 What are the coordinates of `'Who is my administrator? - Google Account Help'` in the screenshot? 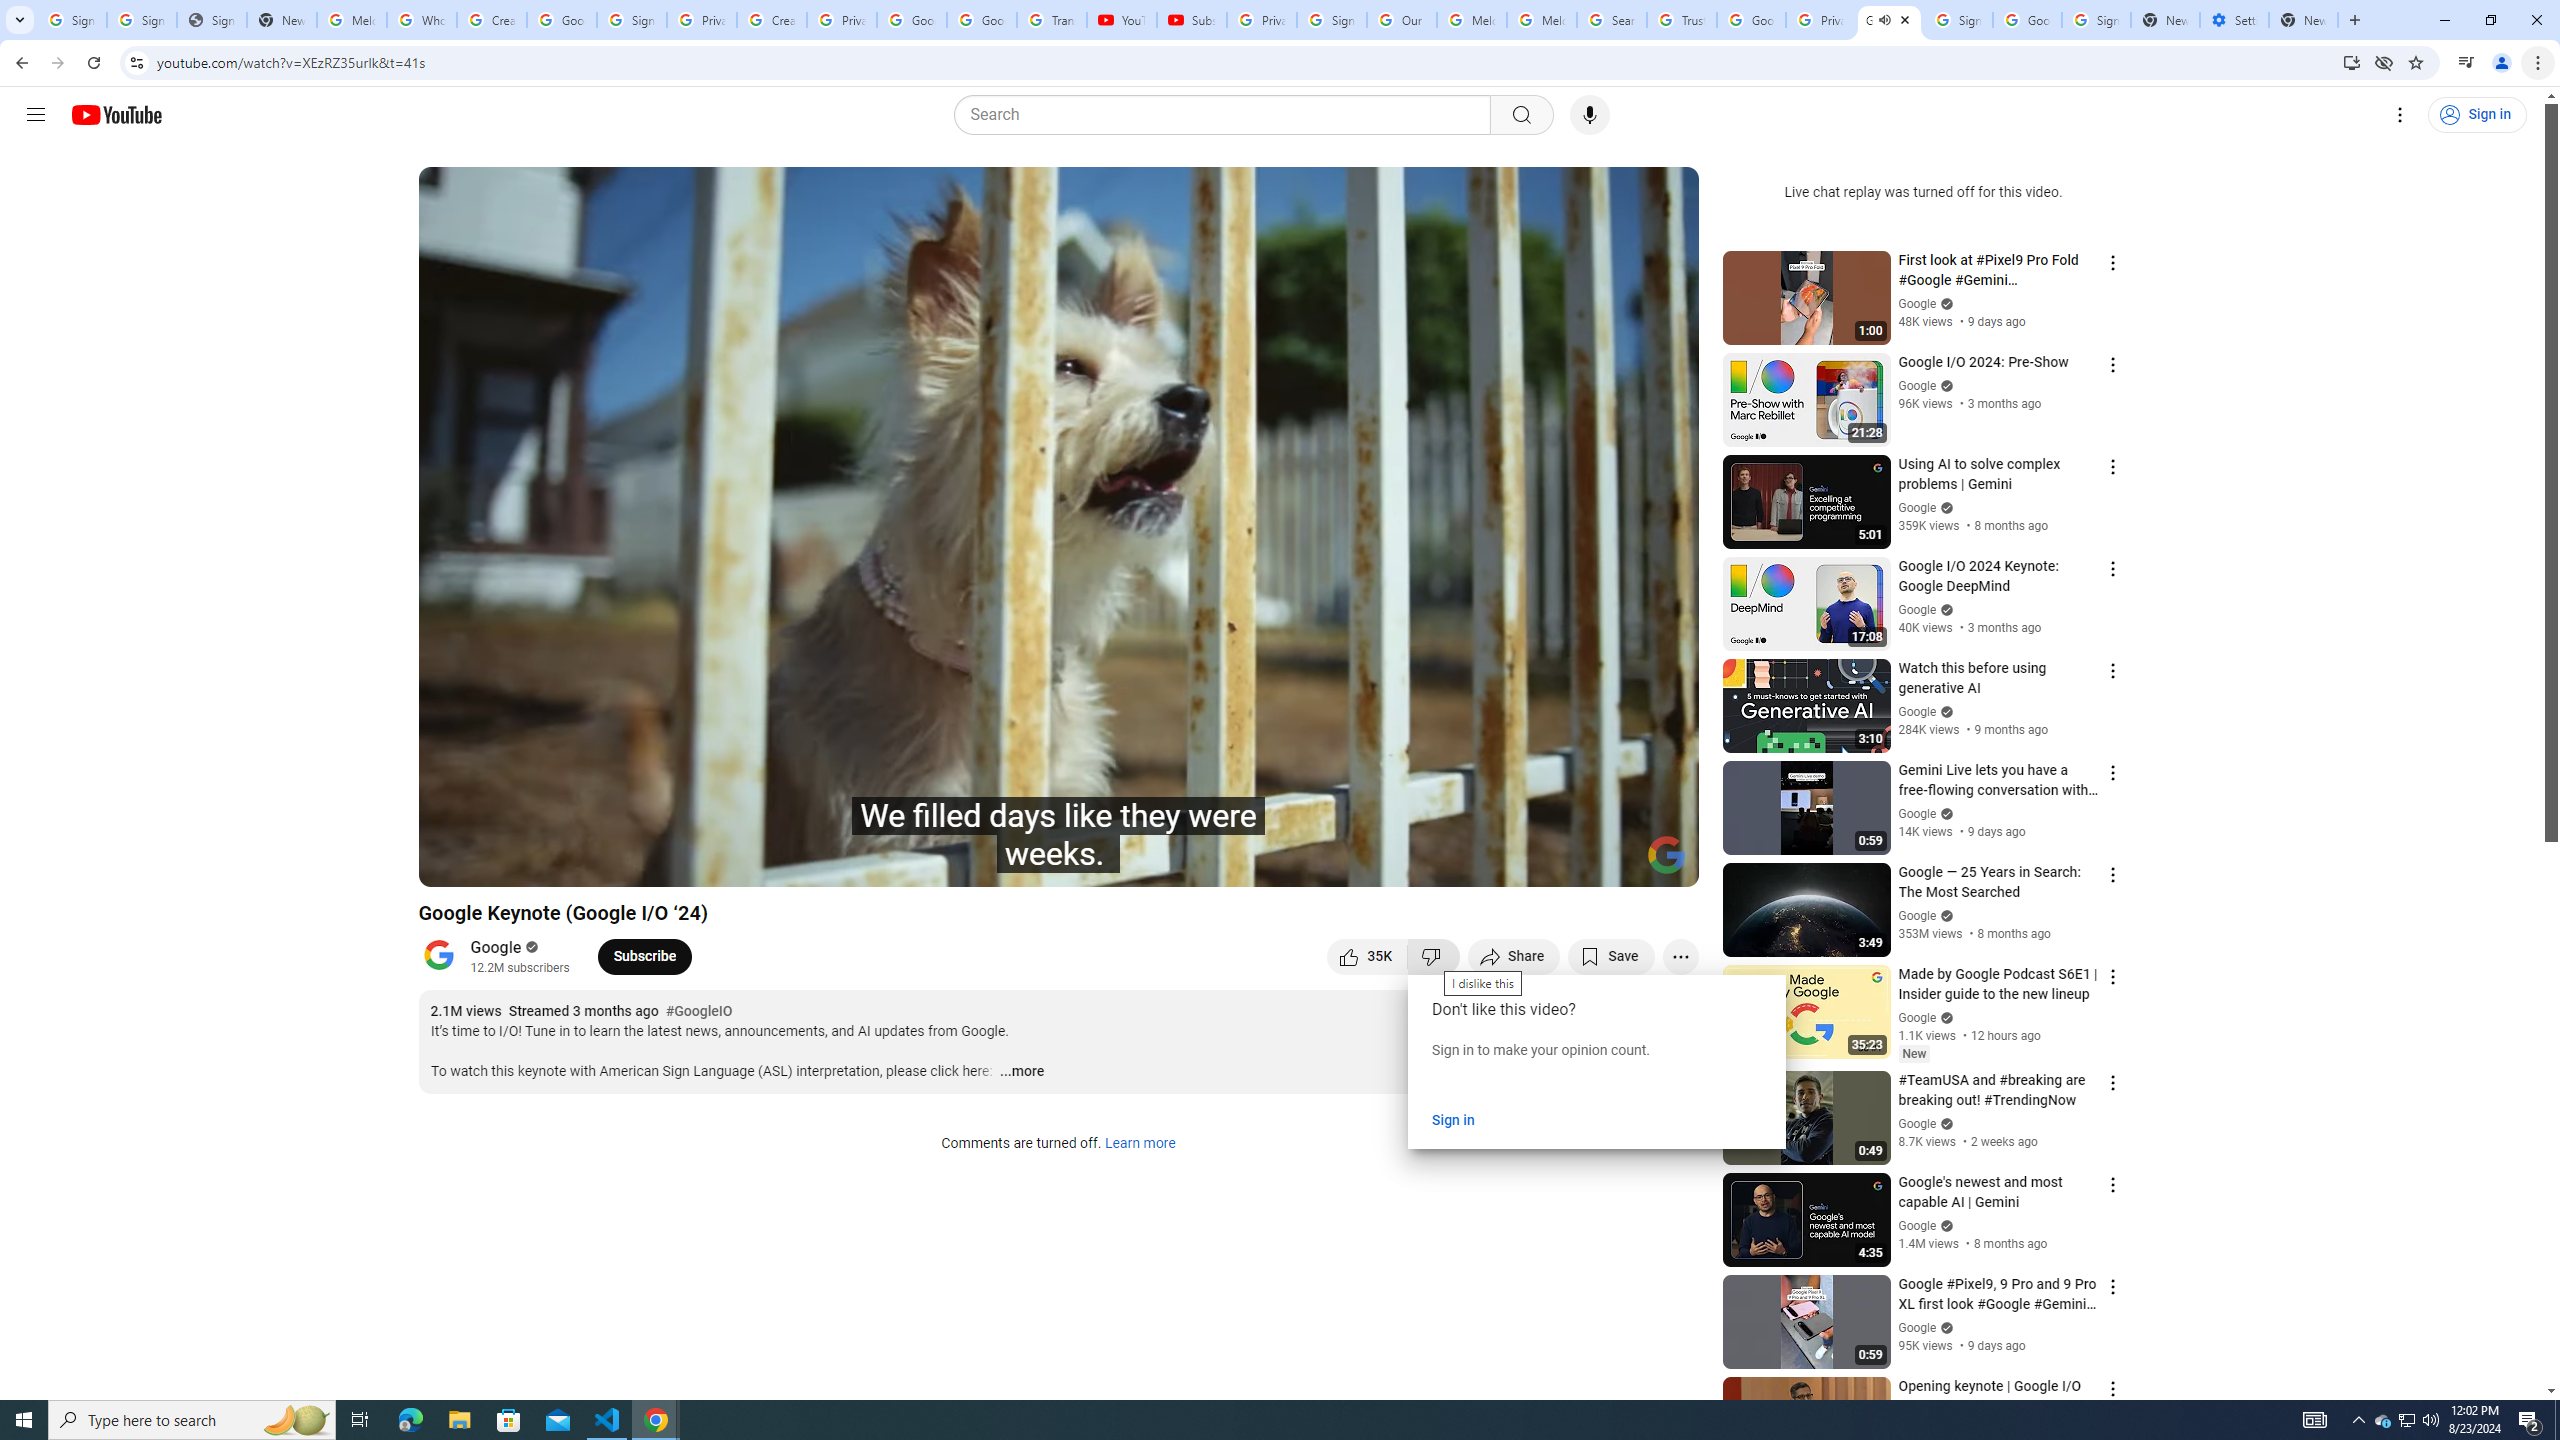 It's located at (421, 19).